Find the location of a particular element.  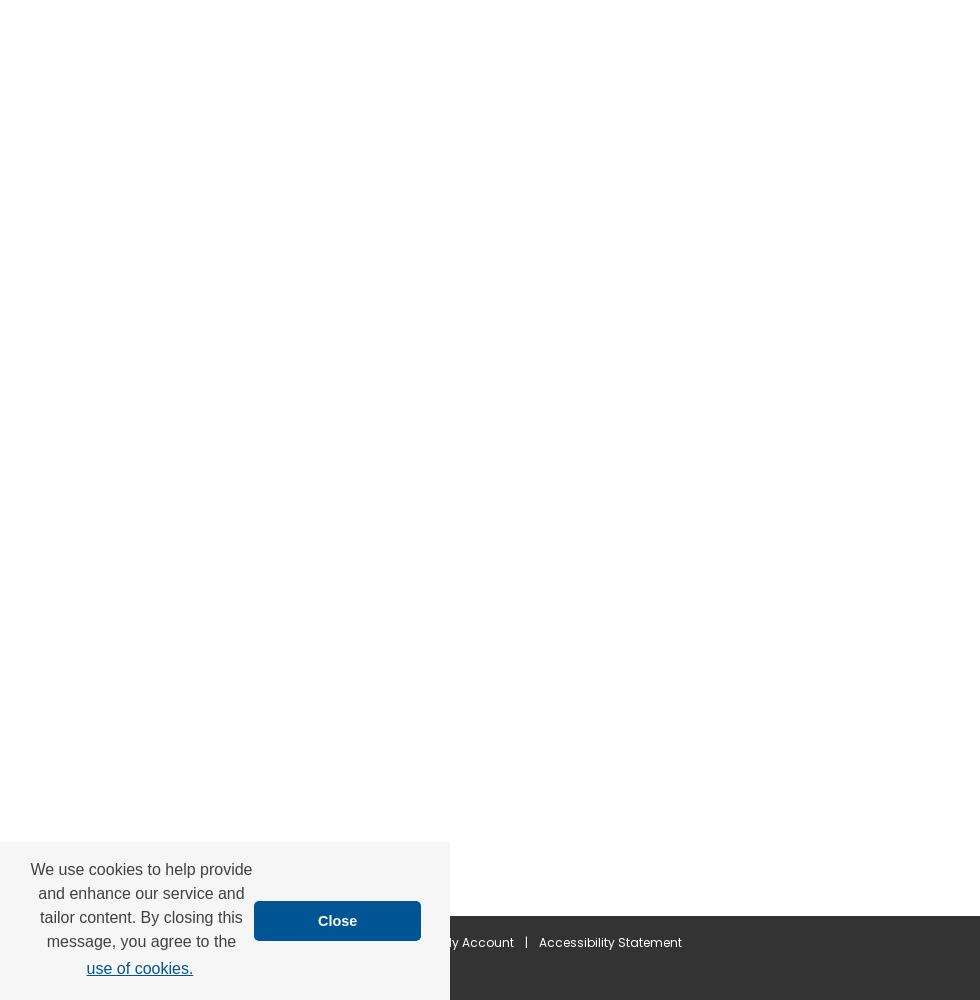

'Privacy' is located at coordinates (290, 966).